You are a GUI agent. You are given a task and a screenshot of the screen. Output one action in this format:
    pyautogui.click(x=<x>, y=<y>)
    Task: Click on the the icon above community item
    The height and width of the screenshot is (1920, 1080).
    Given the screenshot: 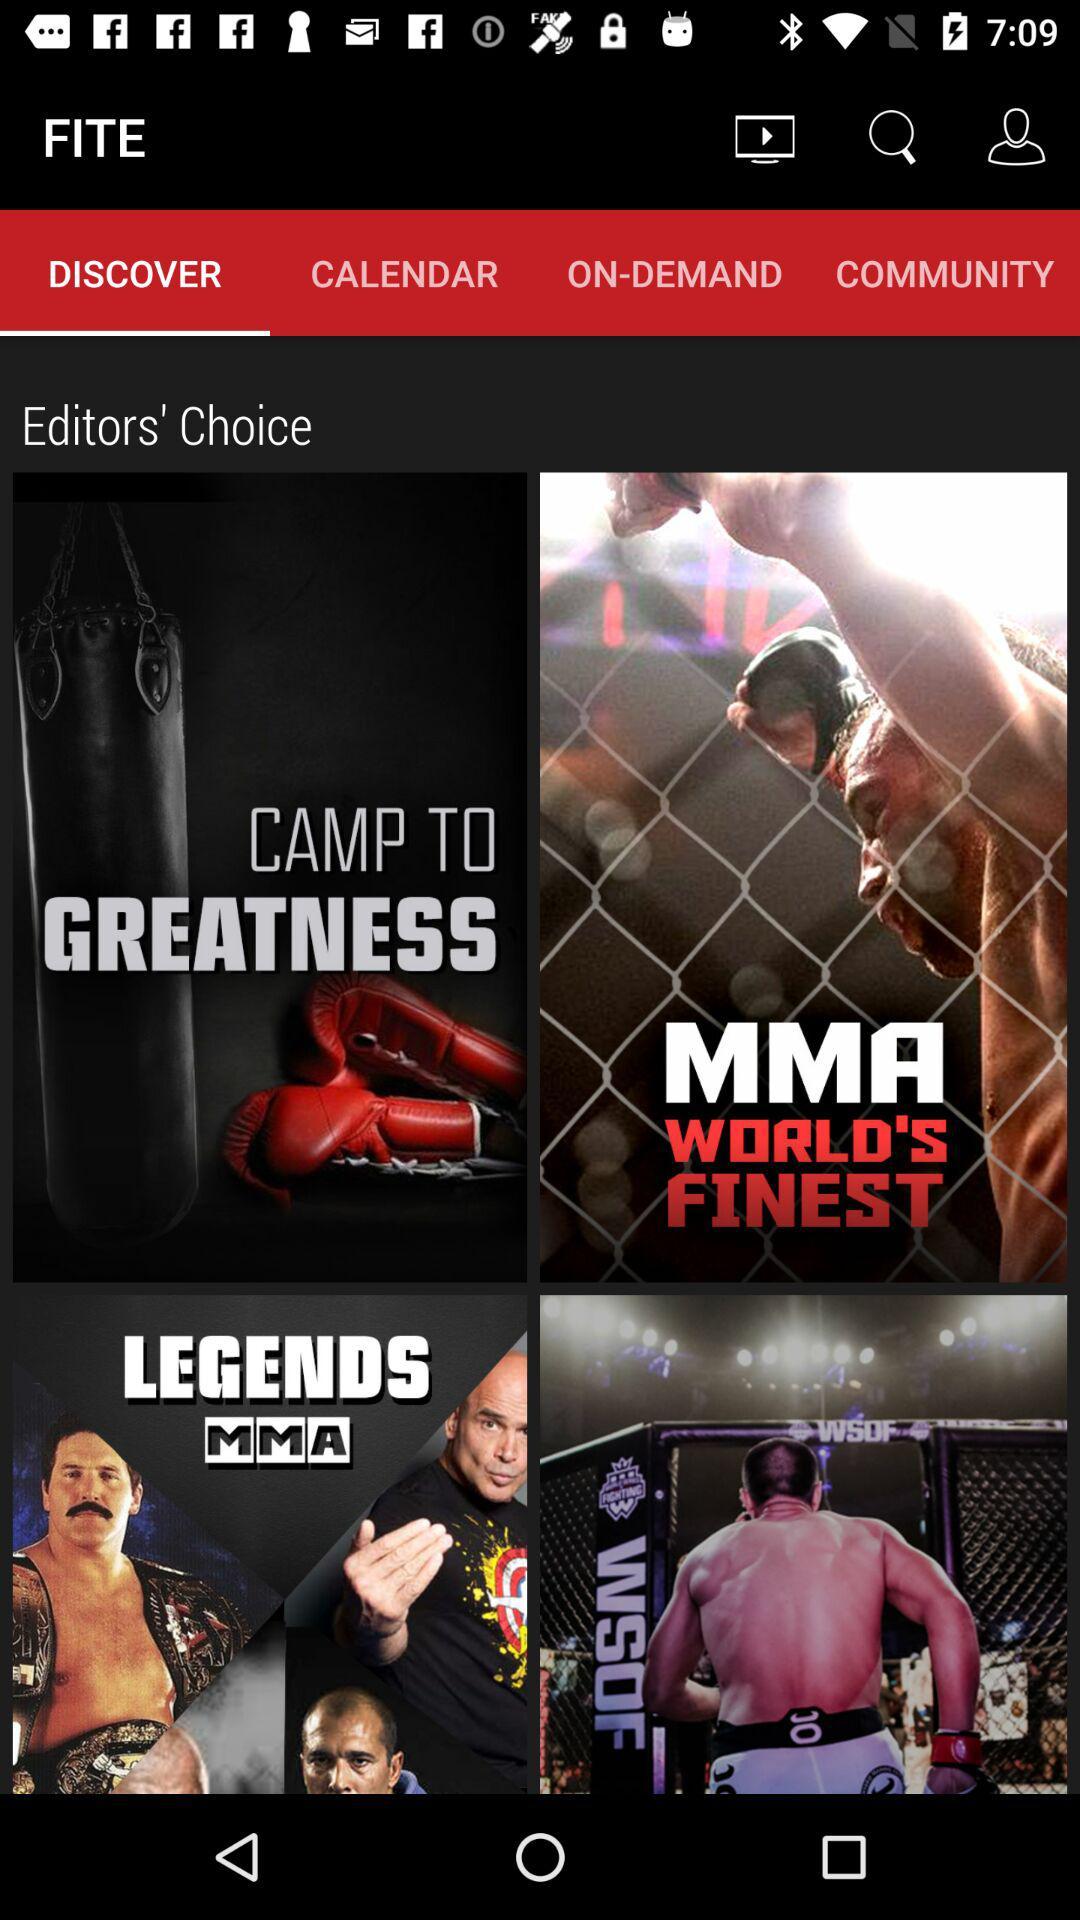 What is the action you would take?
    pyautogui.click(x=1017, y=135)
    